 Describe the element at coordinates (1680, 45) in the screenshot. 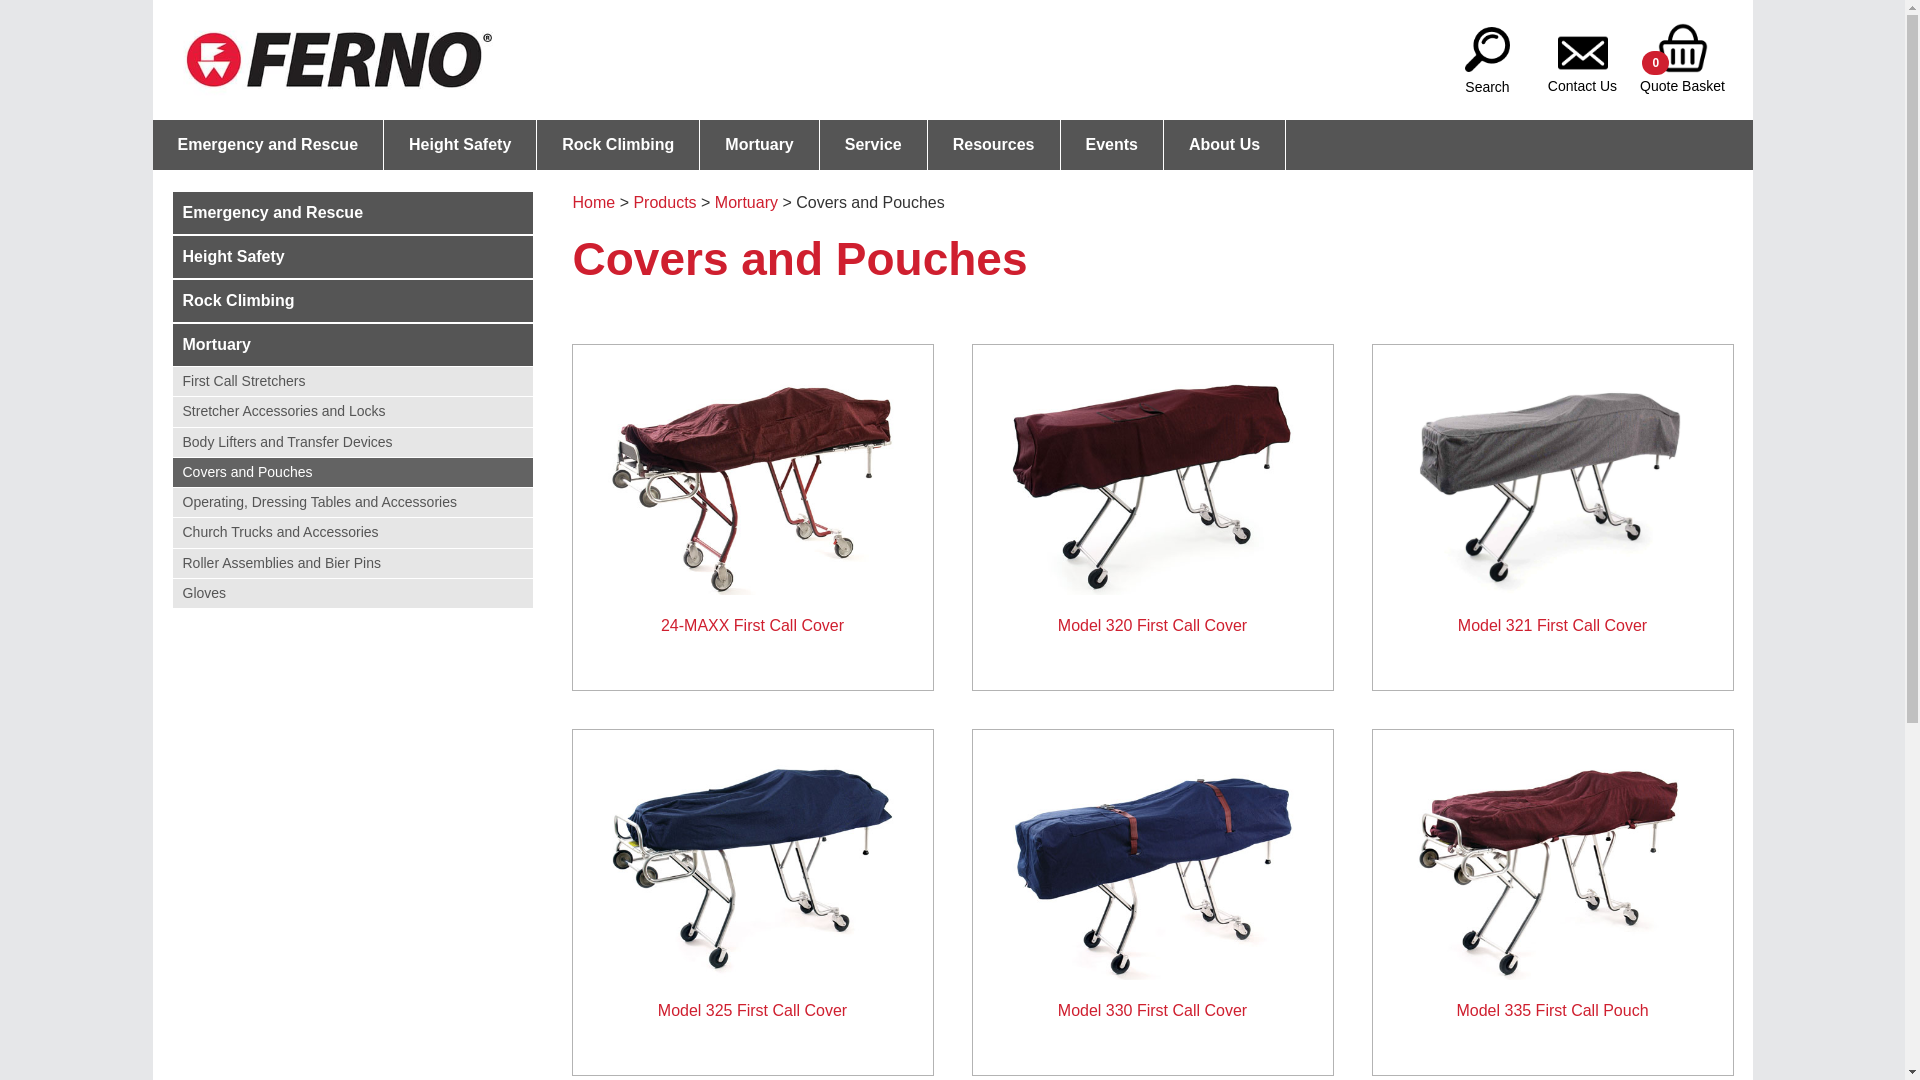

I see `'Quote Basket'` at that location.